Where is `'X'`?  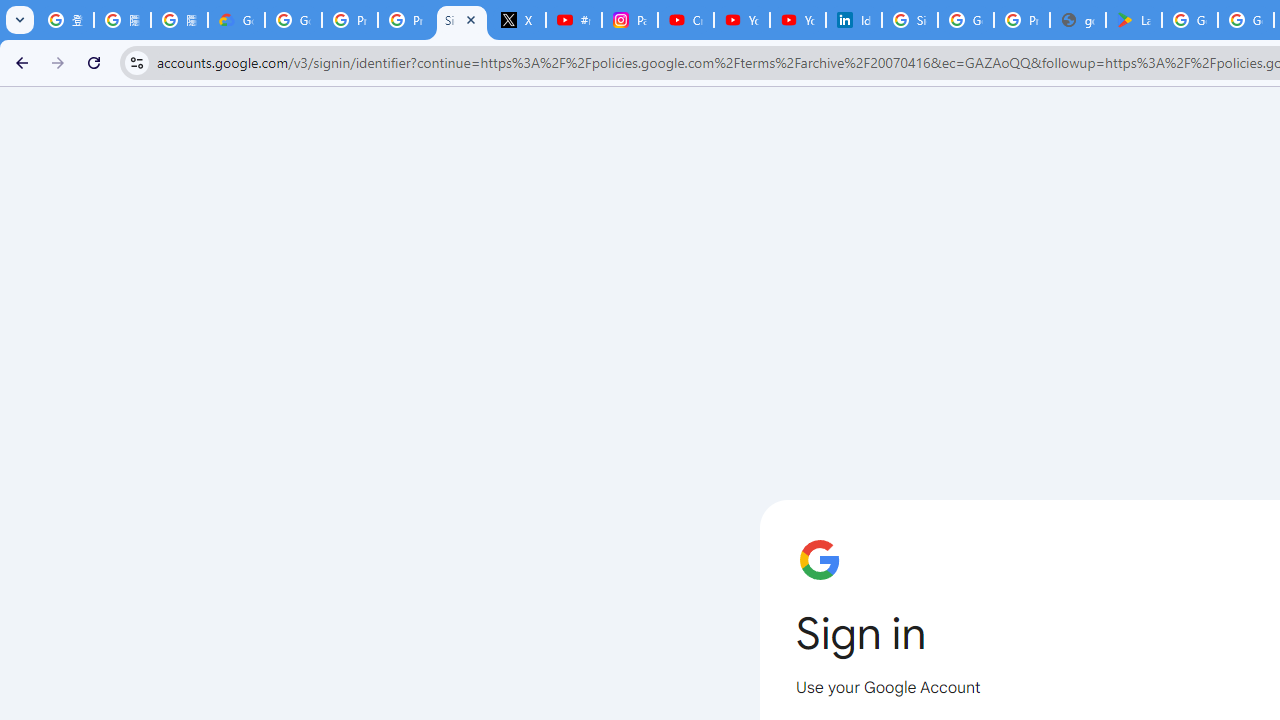
'X' is located at coordinates (518, 20).